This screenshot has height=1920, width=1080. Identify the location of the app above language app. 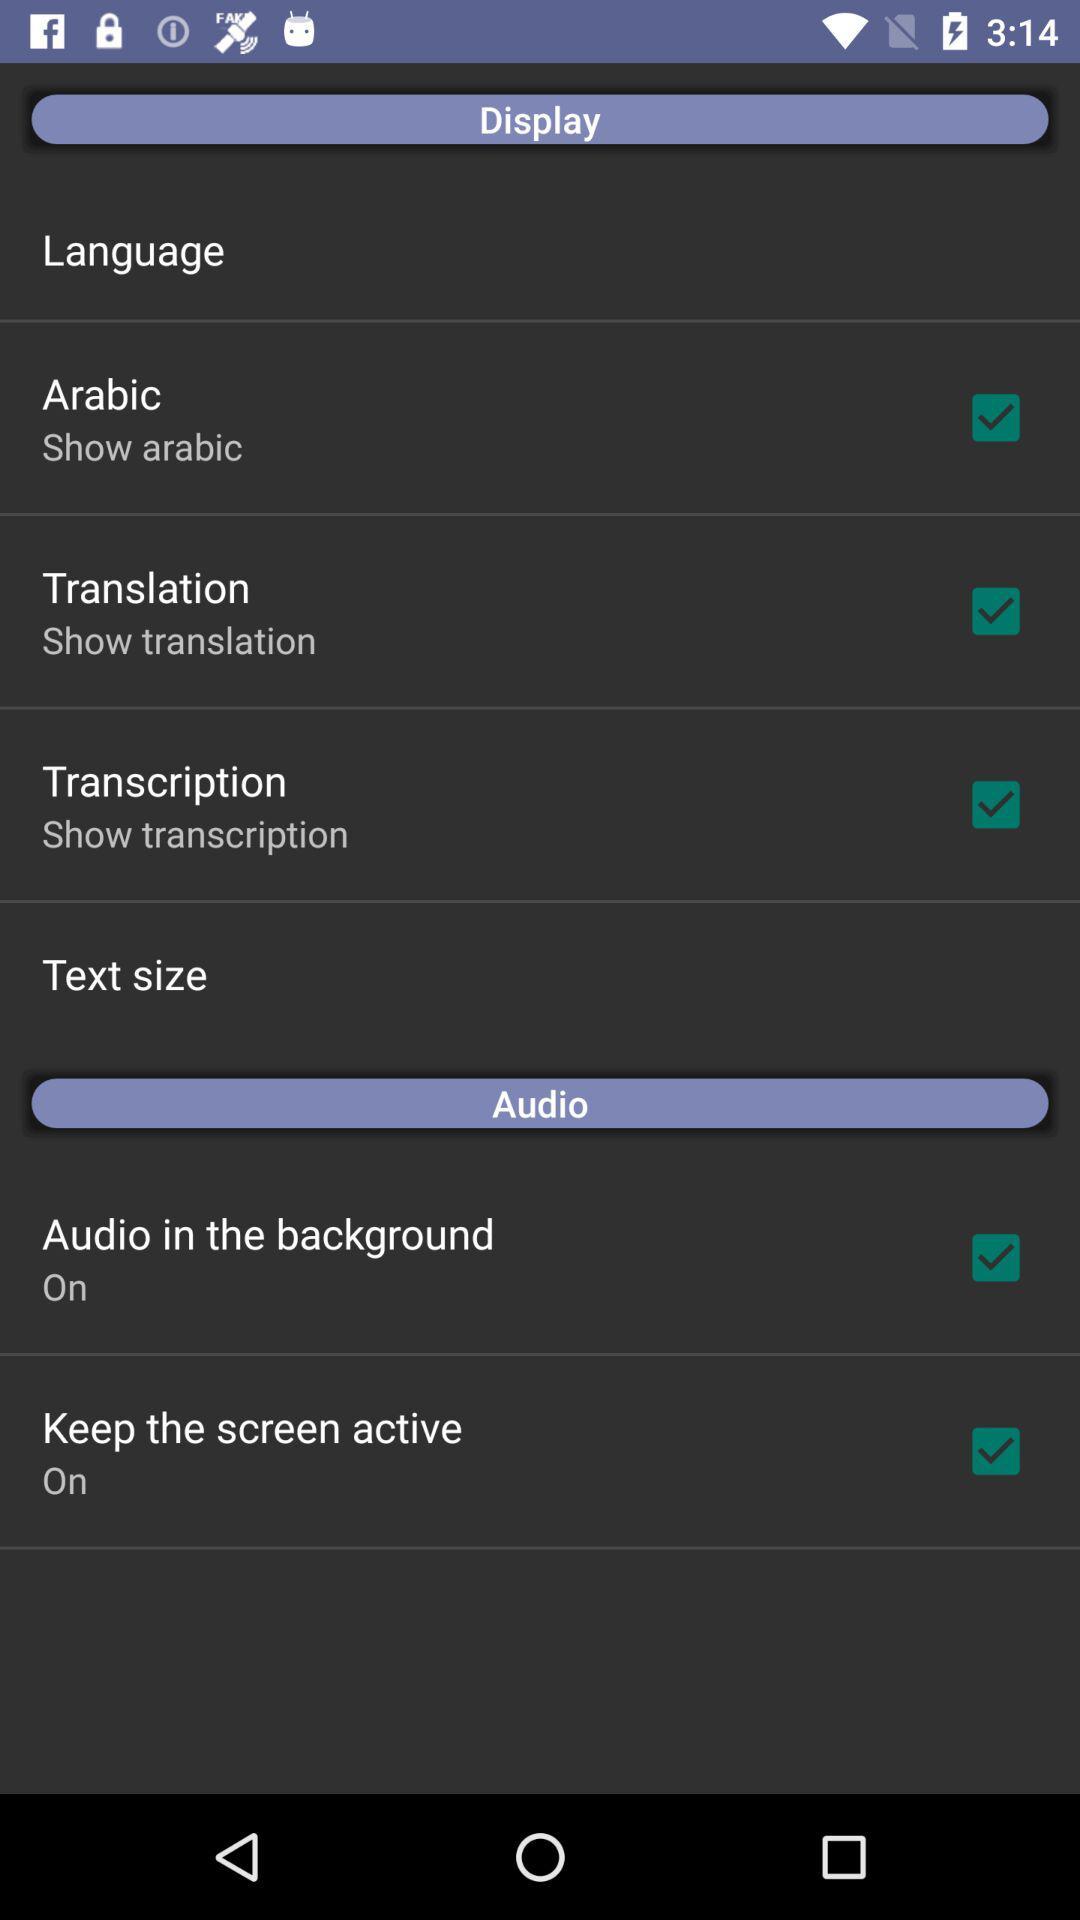
(540, 118).